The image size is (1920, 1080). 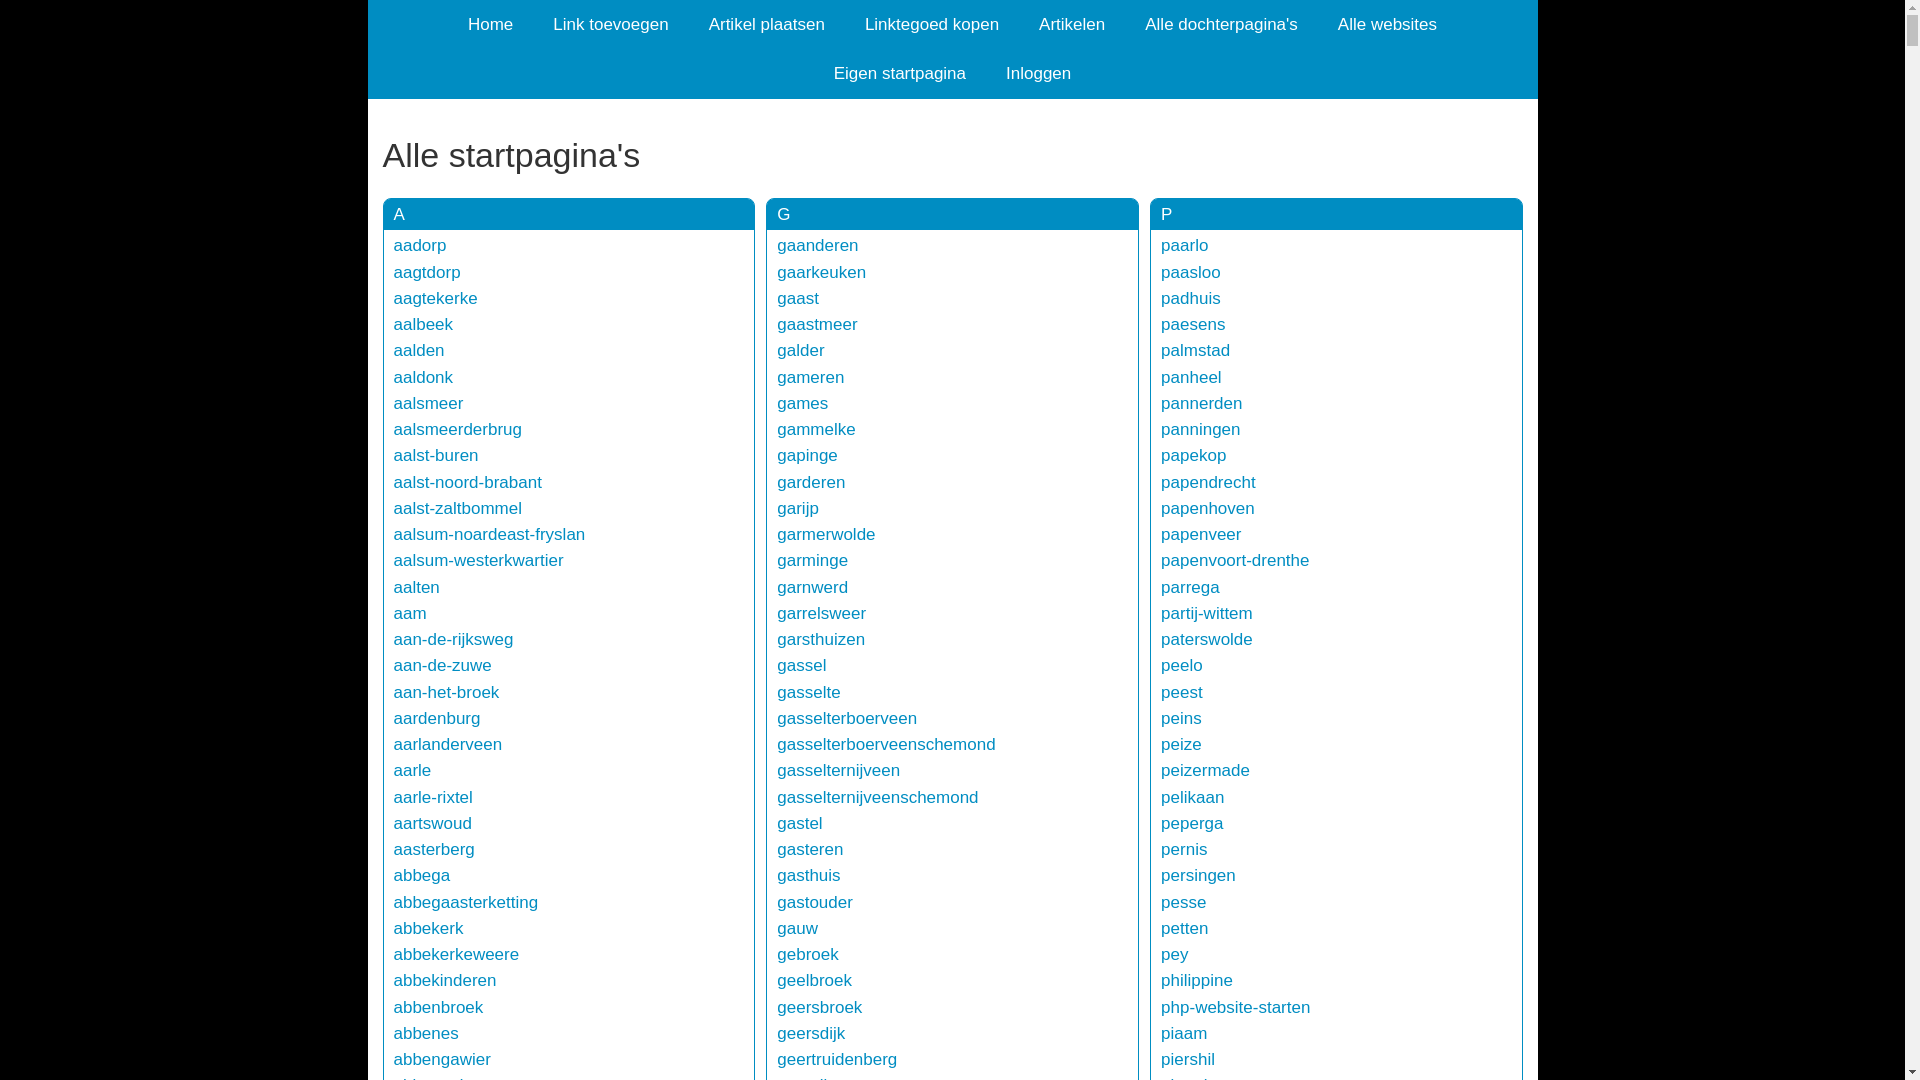 What do you see at coordinates (817, 244) in the screenshot?
I see `'gaanderen'` at bounding box center [817, 244].